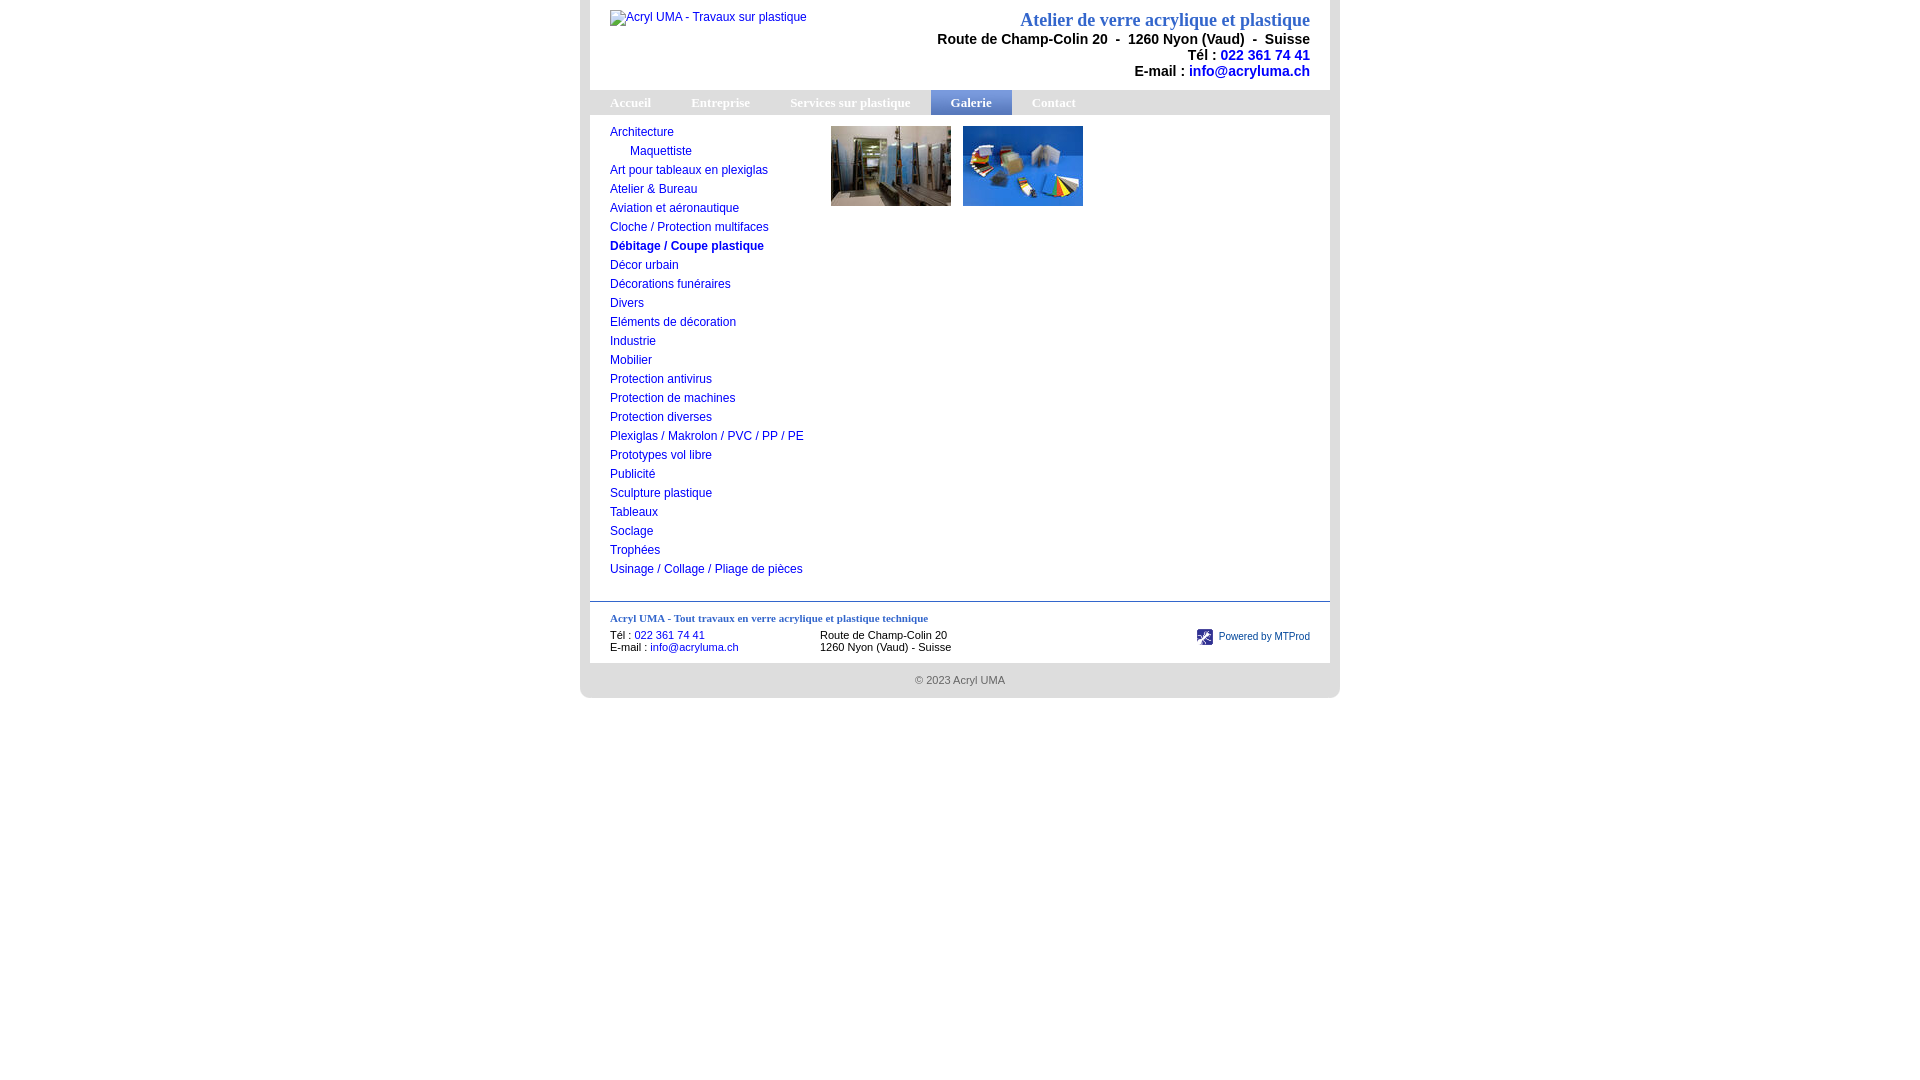  What do you see at coordinates (608, 378) in the screenshot?
I see `'Protection antivirus'` at bounding box center [608, 378].